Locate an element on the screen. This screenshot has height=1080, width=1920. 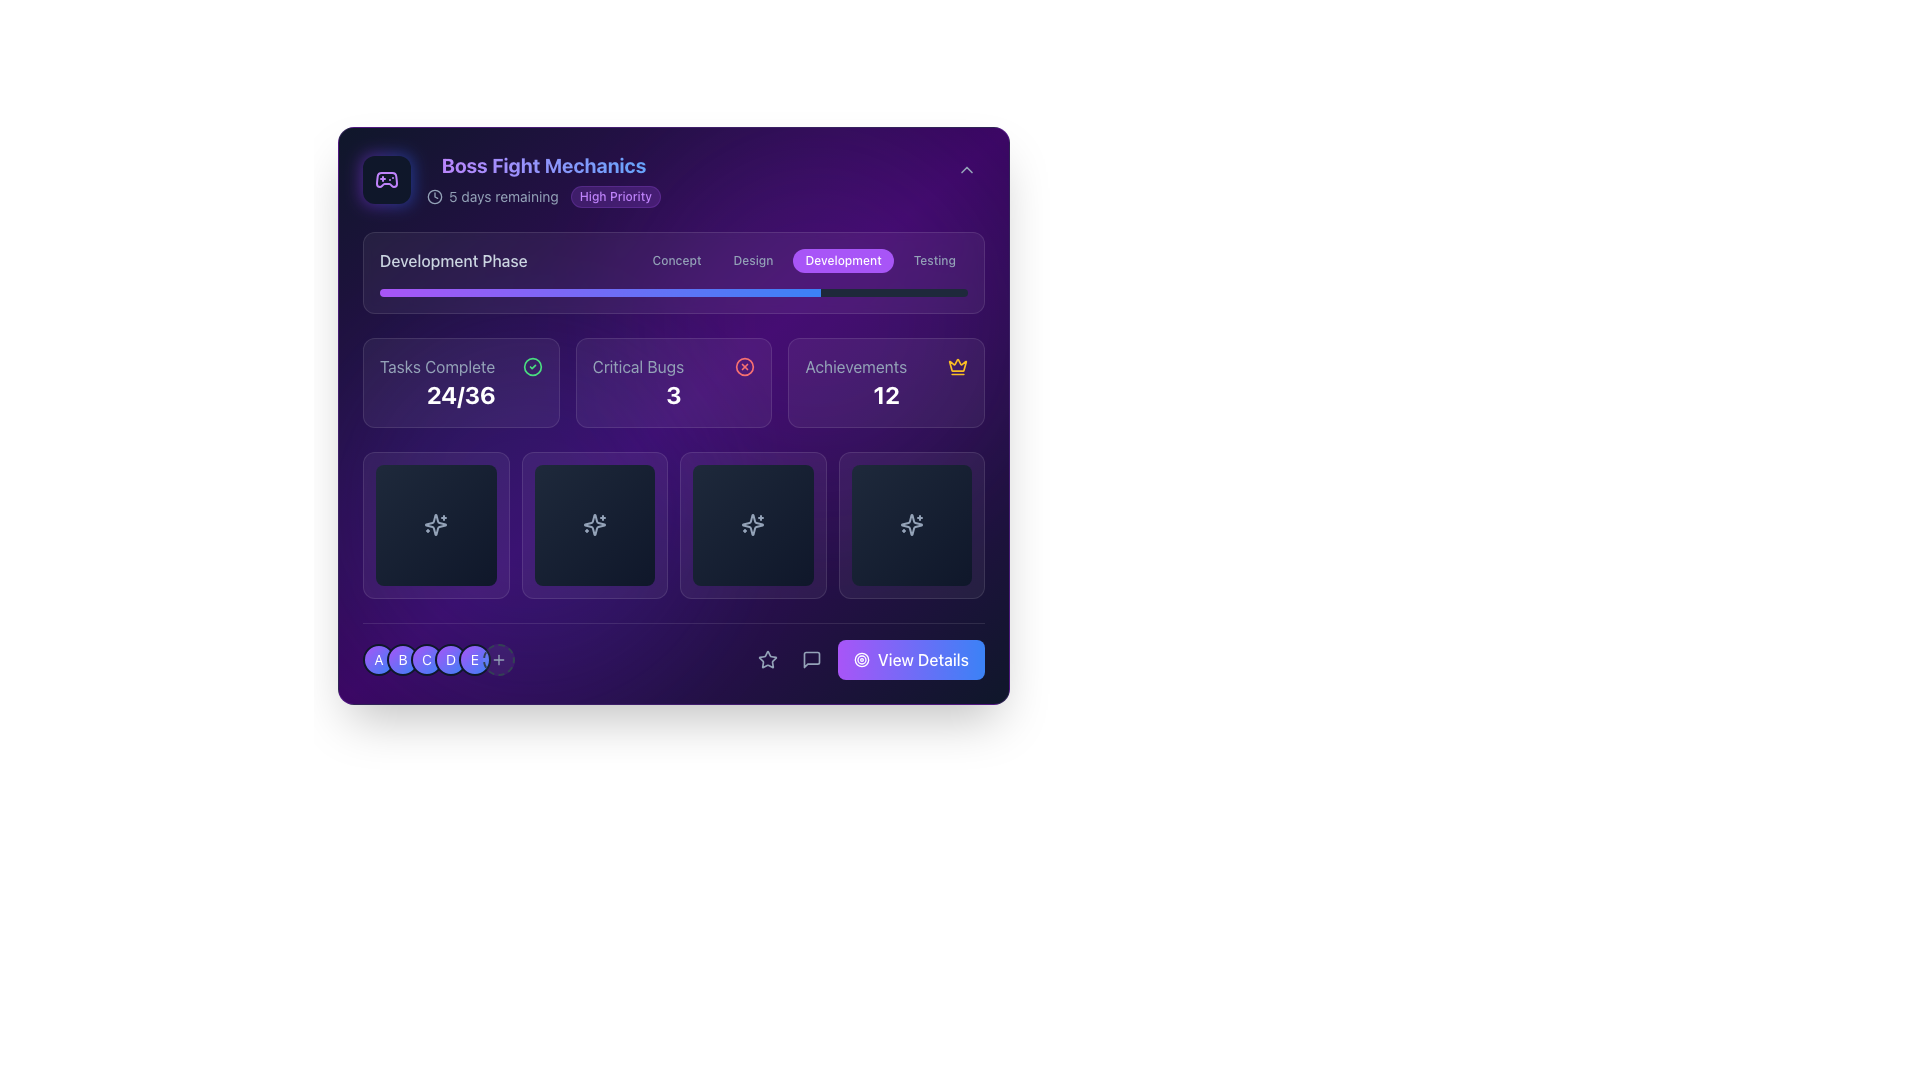
the third square card with a dark gradient background and a centered sparkles icon, located in the lower section of the interface is located at coordinates (752, 524).